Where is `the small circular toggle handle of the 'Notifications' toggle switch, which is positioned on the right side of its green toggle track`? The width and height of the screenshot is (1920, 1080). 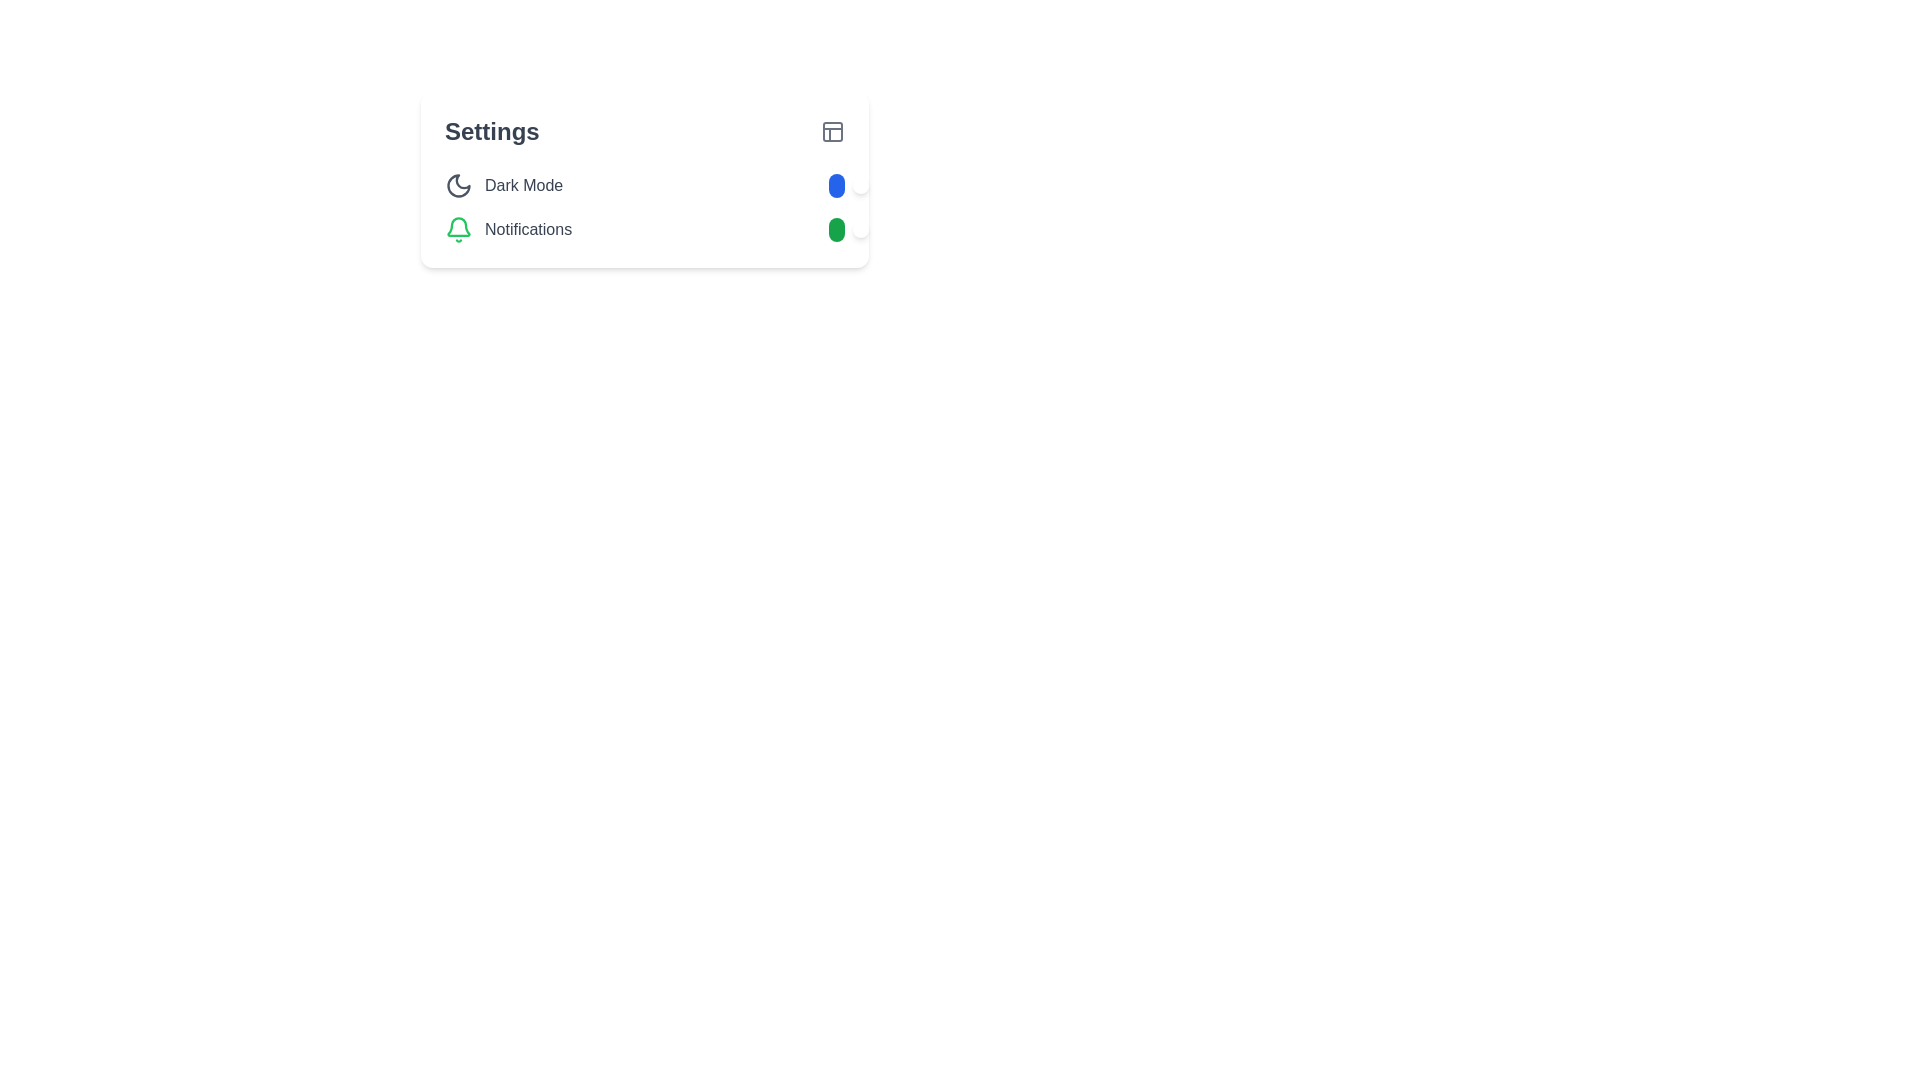
the small circular toggle handle of the 'Notifications' toggle switch, which is positioned on the right side of its green toggle track is located at coordinates (860, 229).